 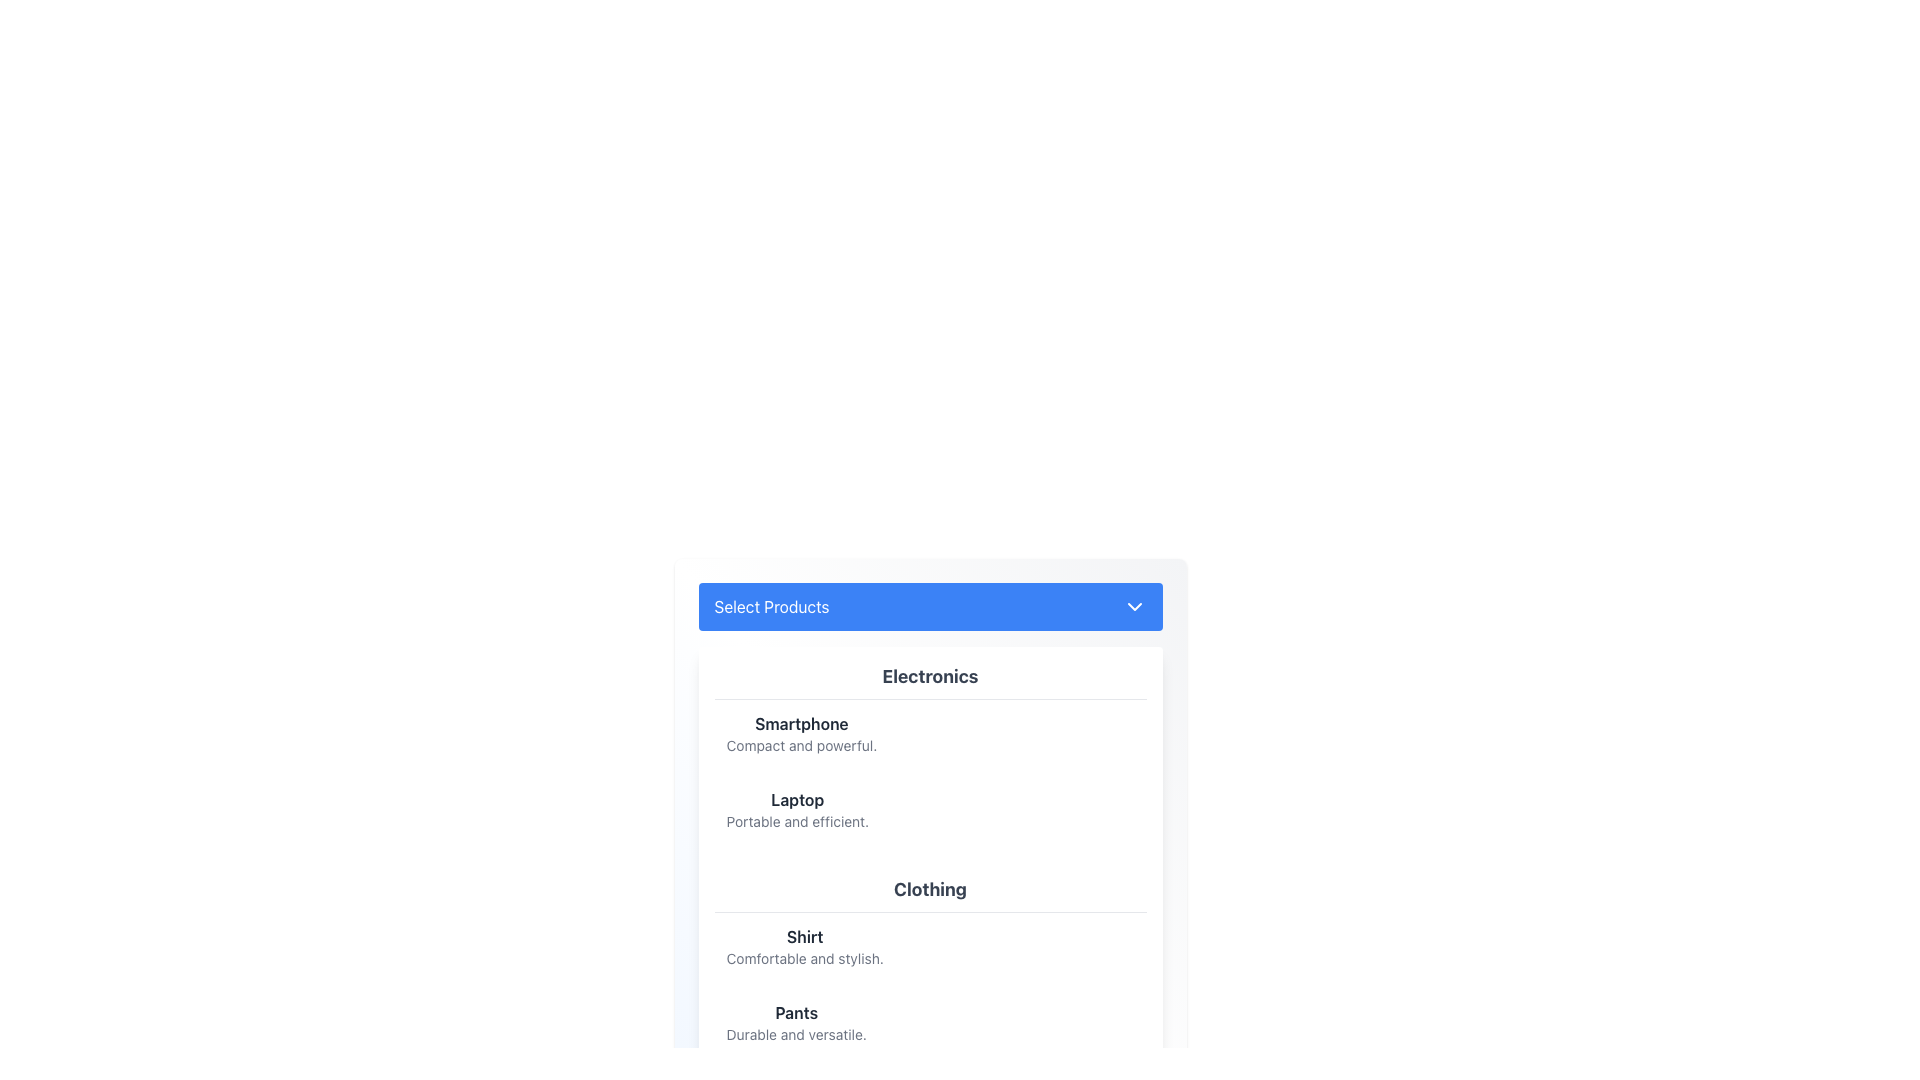 What do you see at coordinates (801, 745) in the screenshot?
I see `text content of the Text label element displaying 'Compact and powerful.' which is located below the item title 'Smartphone' in the Electronics section` at bounding box center [801, 745].